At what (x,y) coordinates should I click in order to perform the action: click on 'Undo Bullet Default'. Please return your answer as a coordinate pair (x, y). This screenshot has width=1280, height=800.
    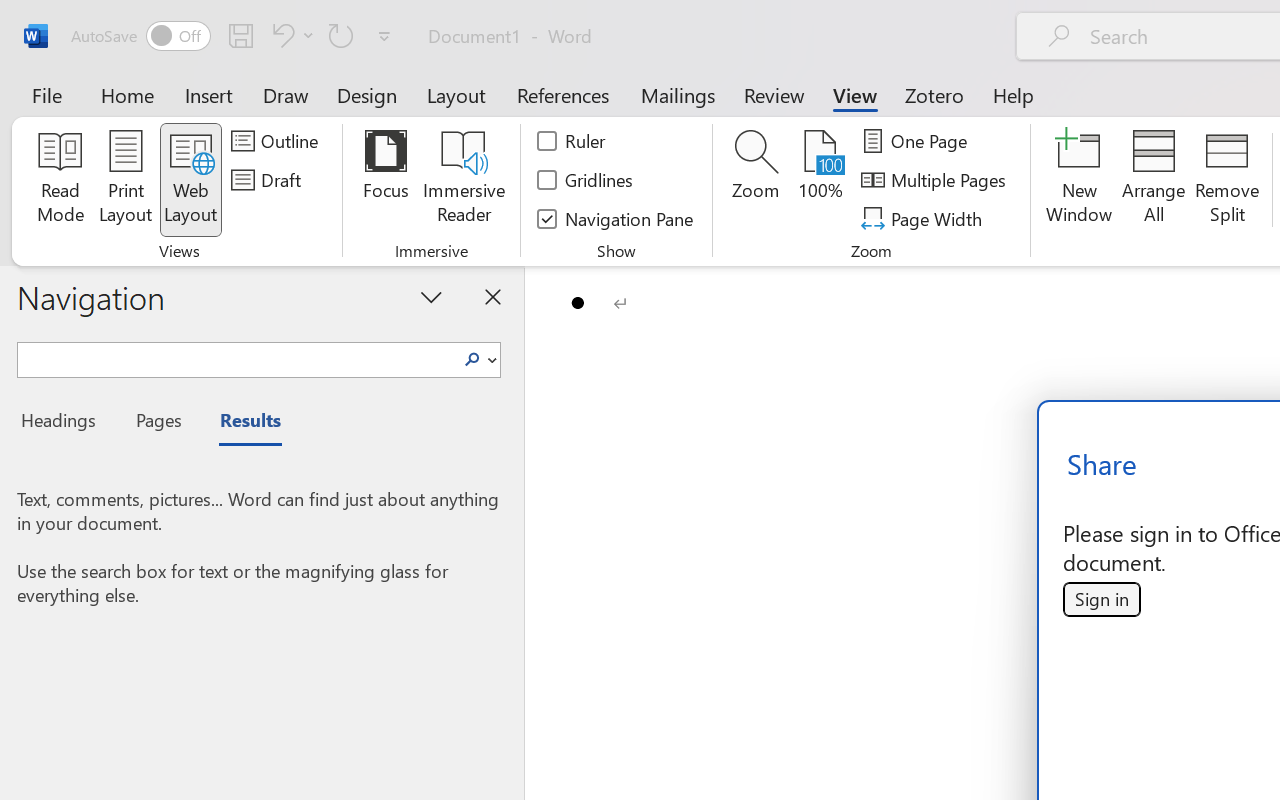
    Looking at the image, I should click on (279, 34).